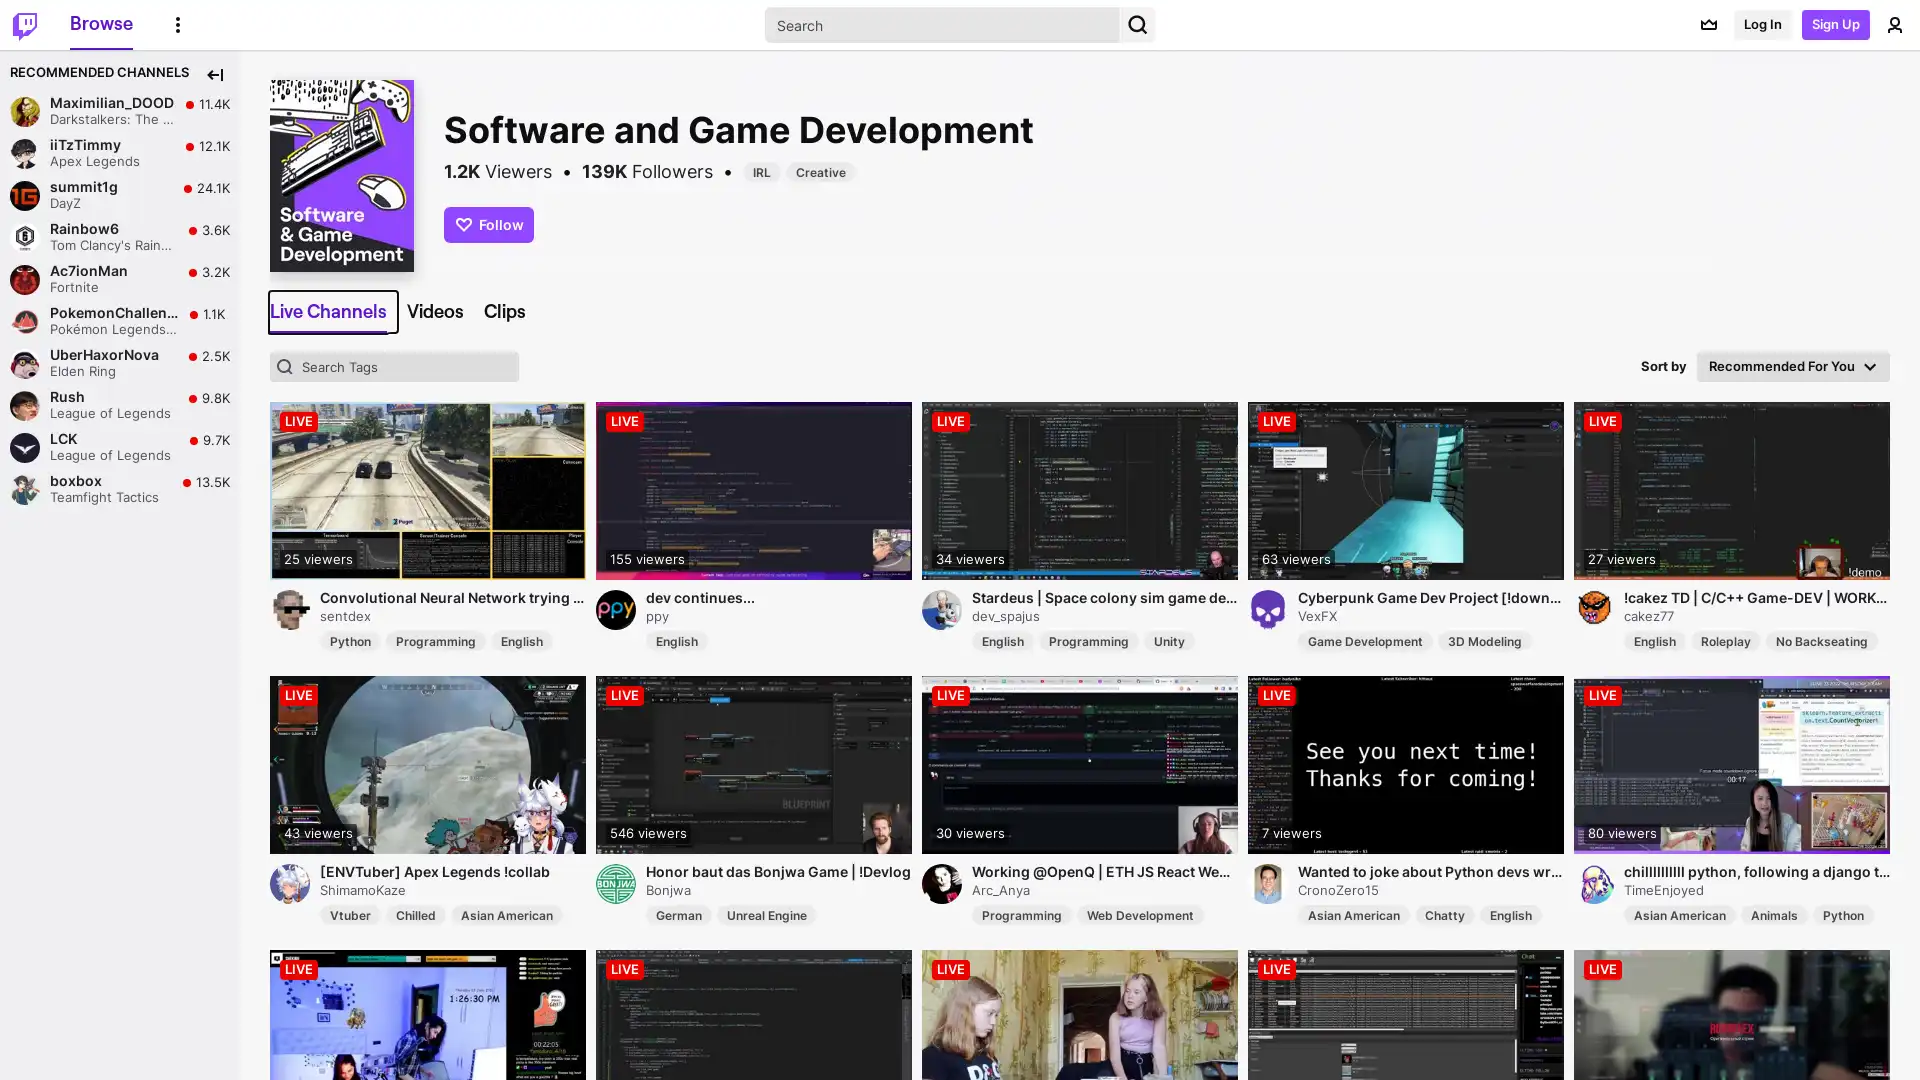  What do you see at coordinates (1774, 914) in the screenshot?
I see `Animals` at bounding box center [1774, 914].